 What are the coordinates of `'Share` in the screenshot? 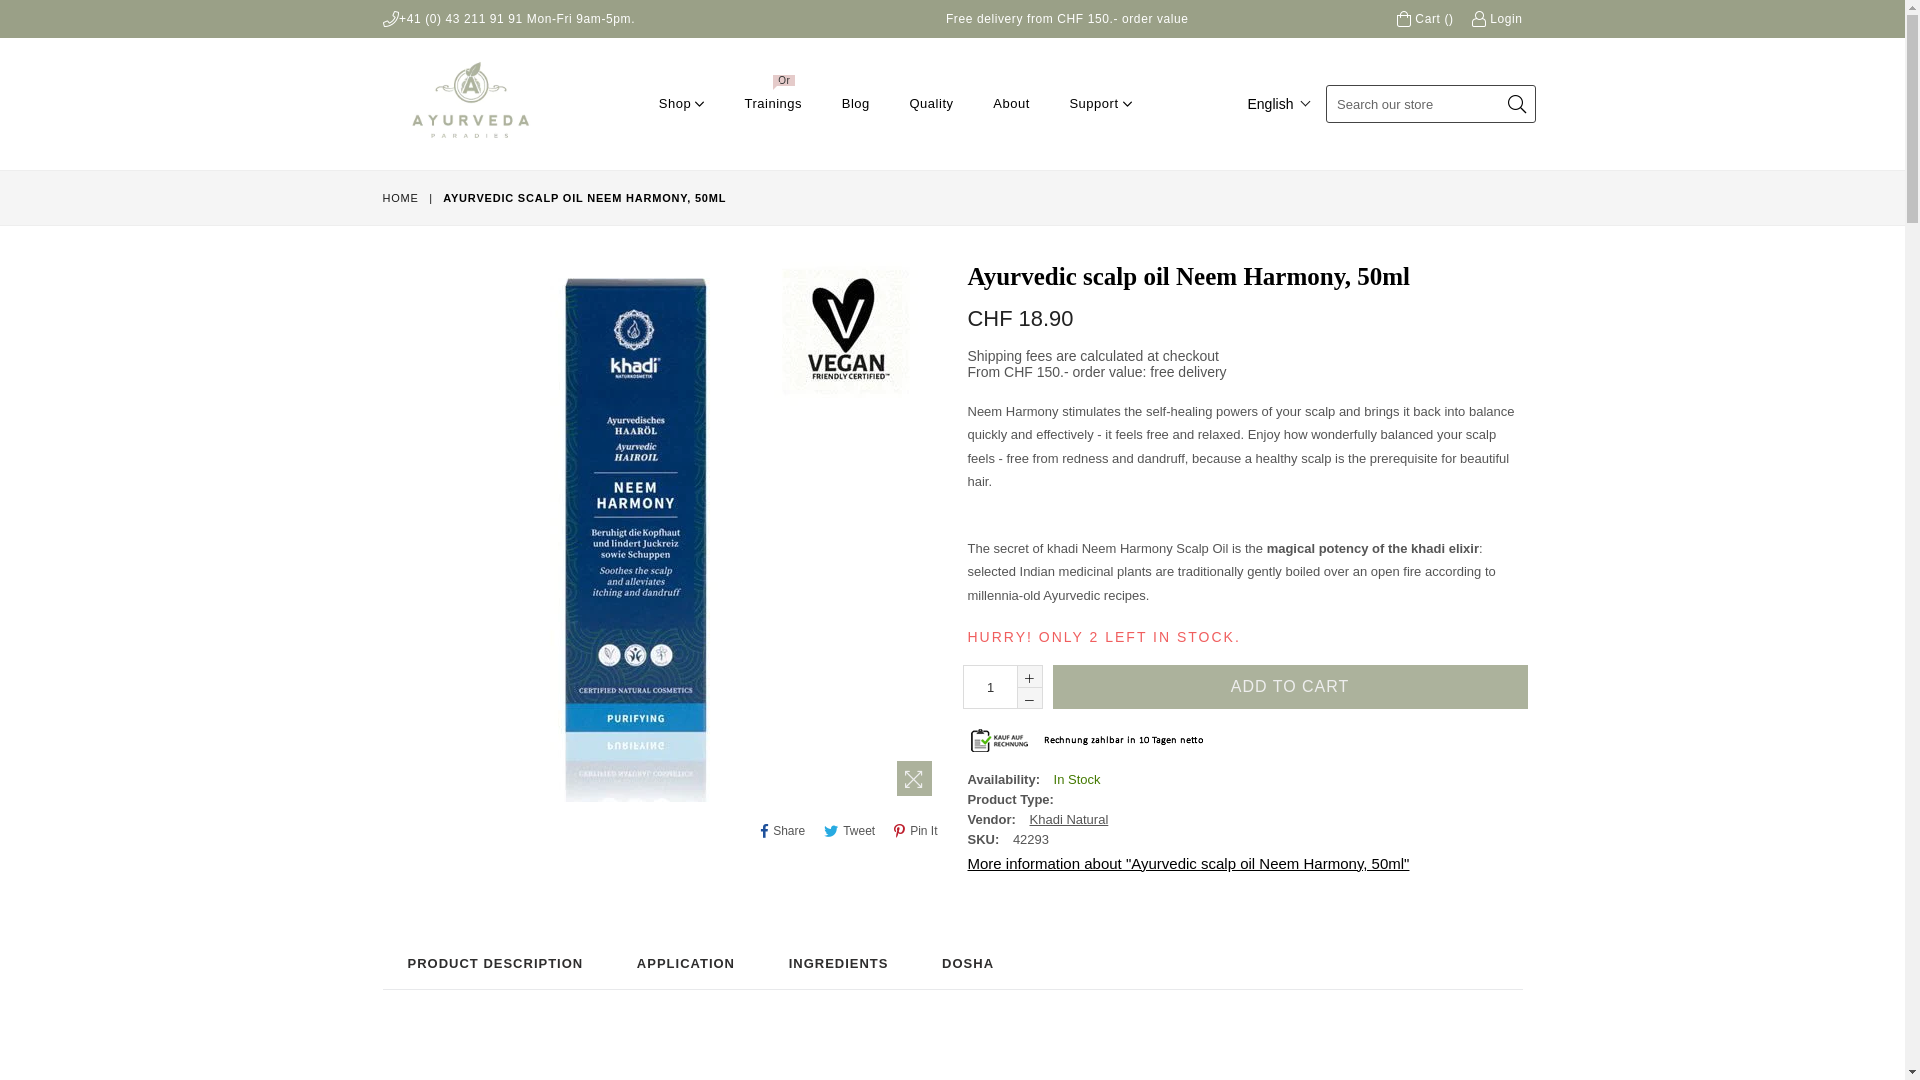 It's located at (754, 831).